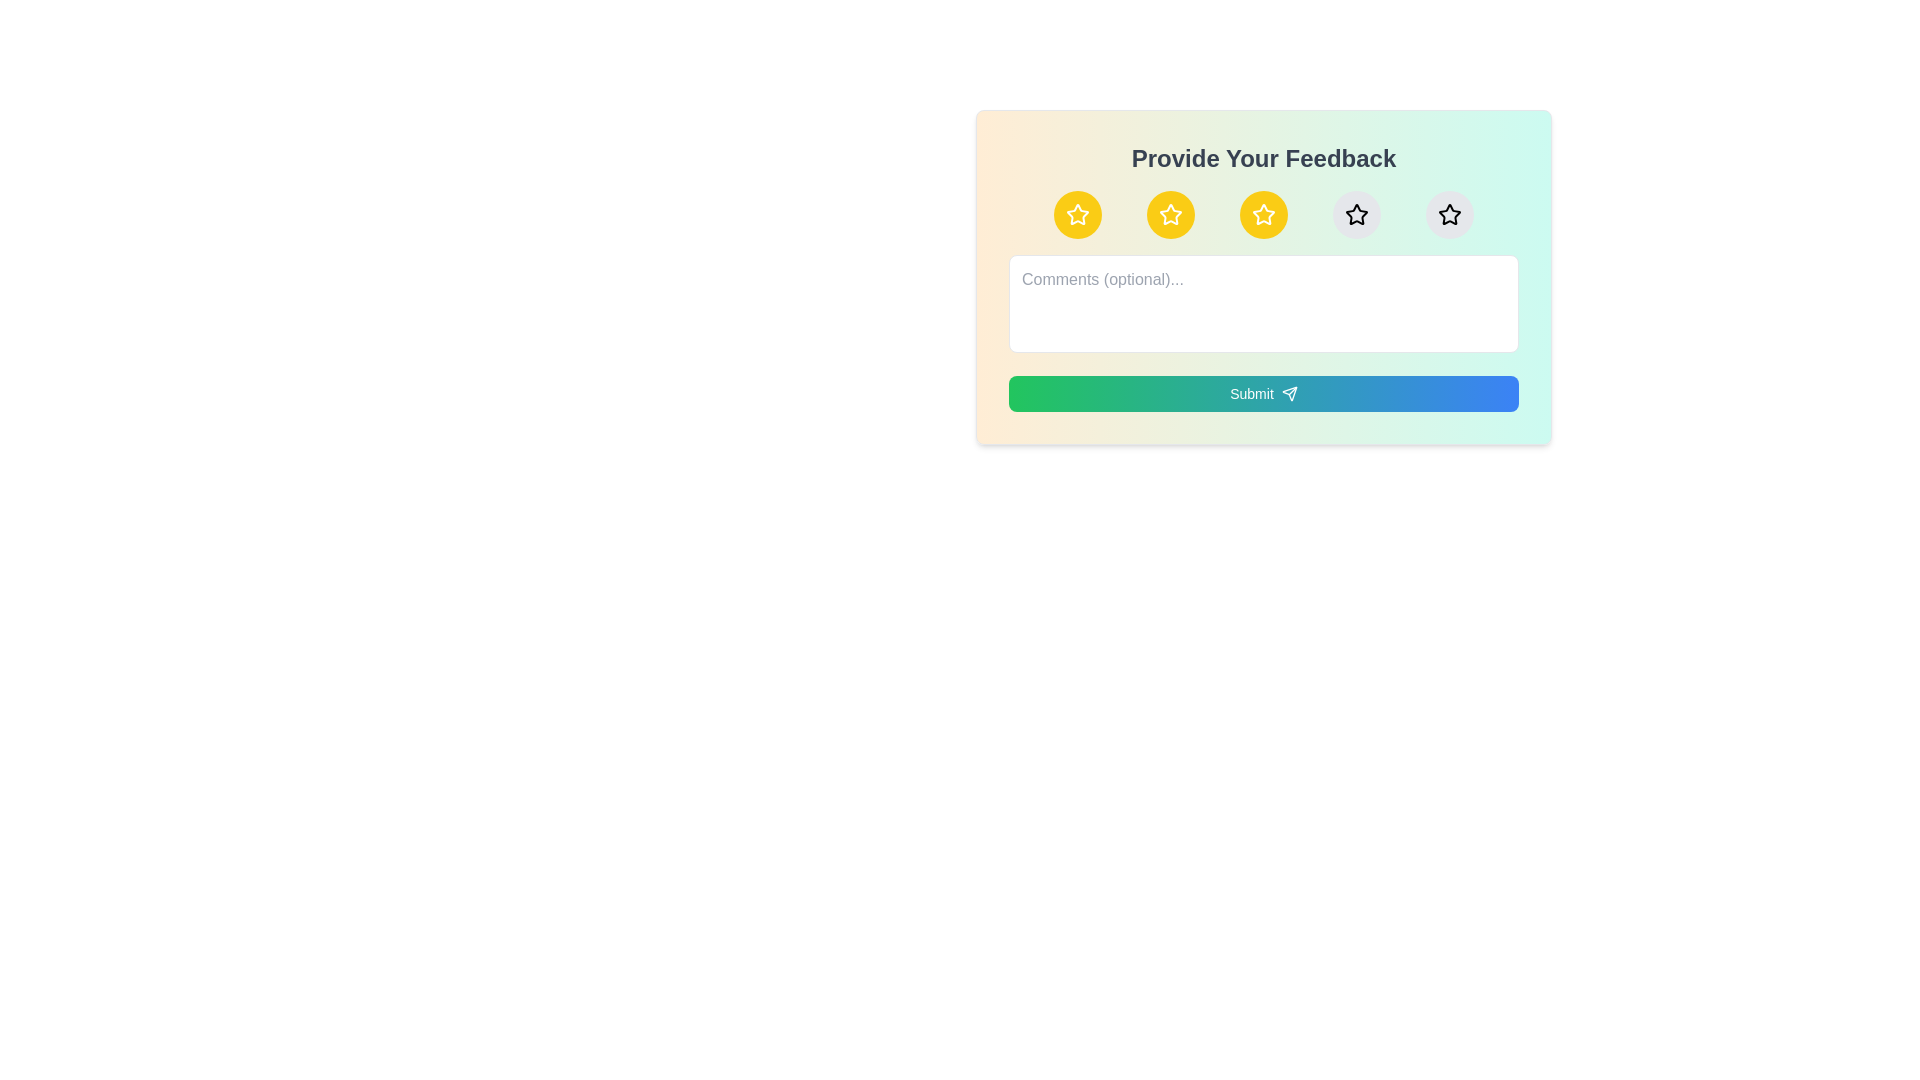 This screenshot has height=1080, width=1920. What do you see at coordinates (1077, 215) in the screenshot?
I see `the star corresponding to the desired rating 1` at bounding box center [1077, 215].